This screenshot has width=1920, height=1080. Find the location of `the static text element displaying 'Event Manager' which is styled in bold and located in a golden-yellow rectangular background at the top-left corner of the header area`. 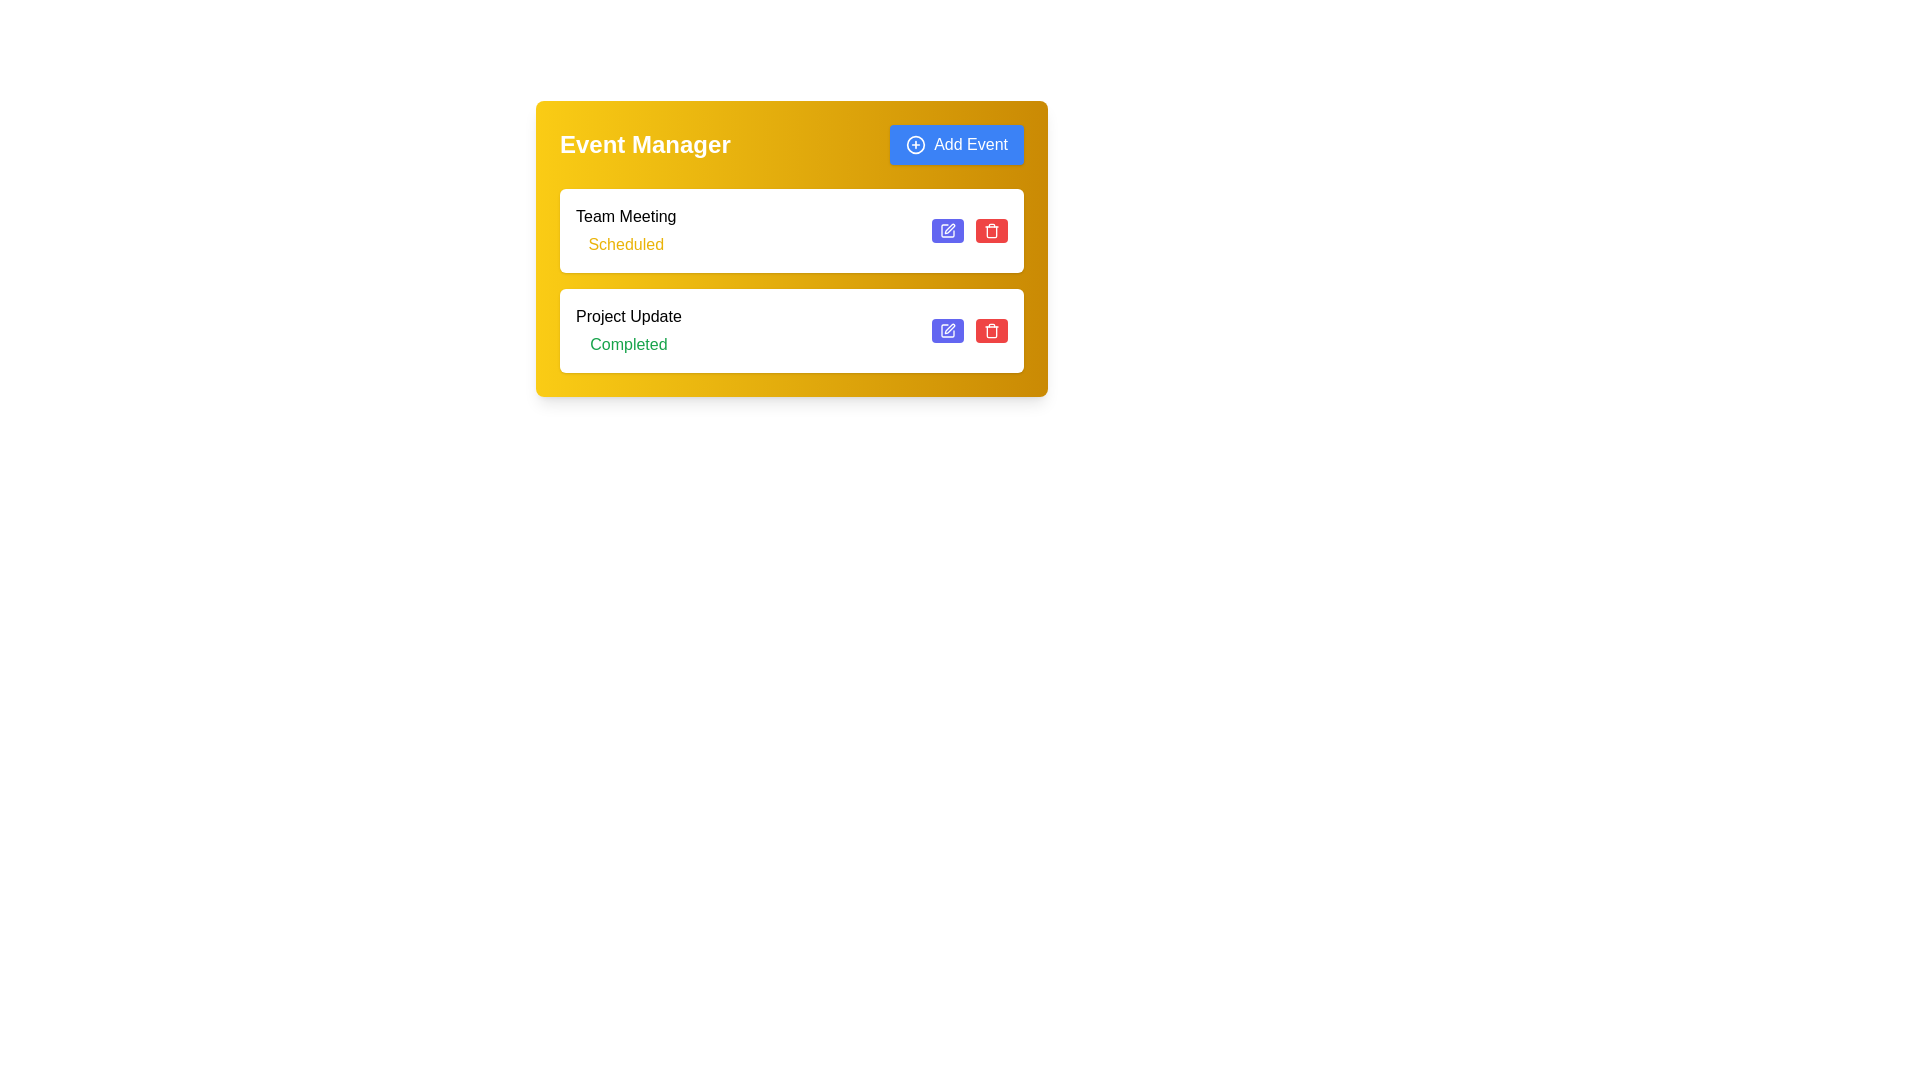

the static text element displaying 'Event Manager' which is styled in bold and located in a golden-yellow rectangular background at the top-left corner of the header area is located at coordinates (645, 144).